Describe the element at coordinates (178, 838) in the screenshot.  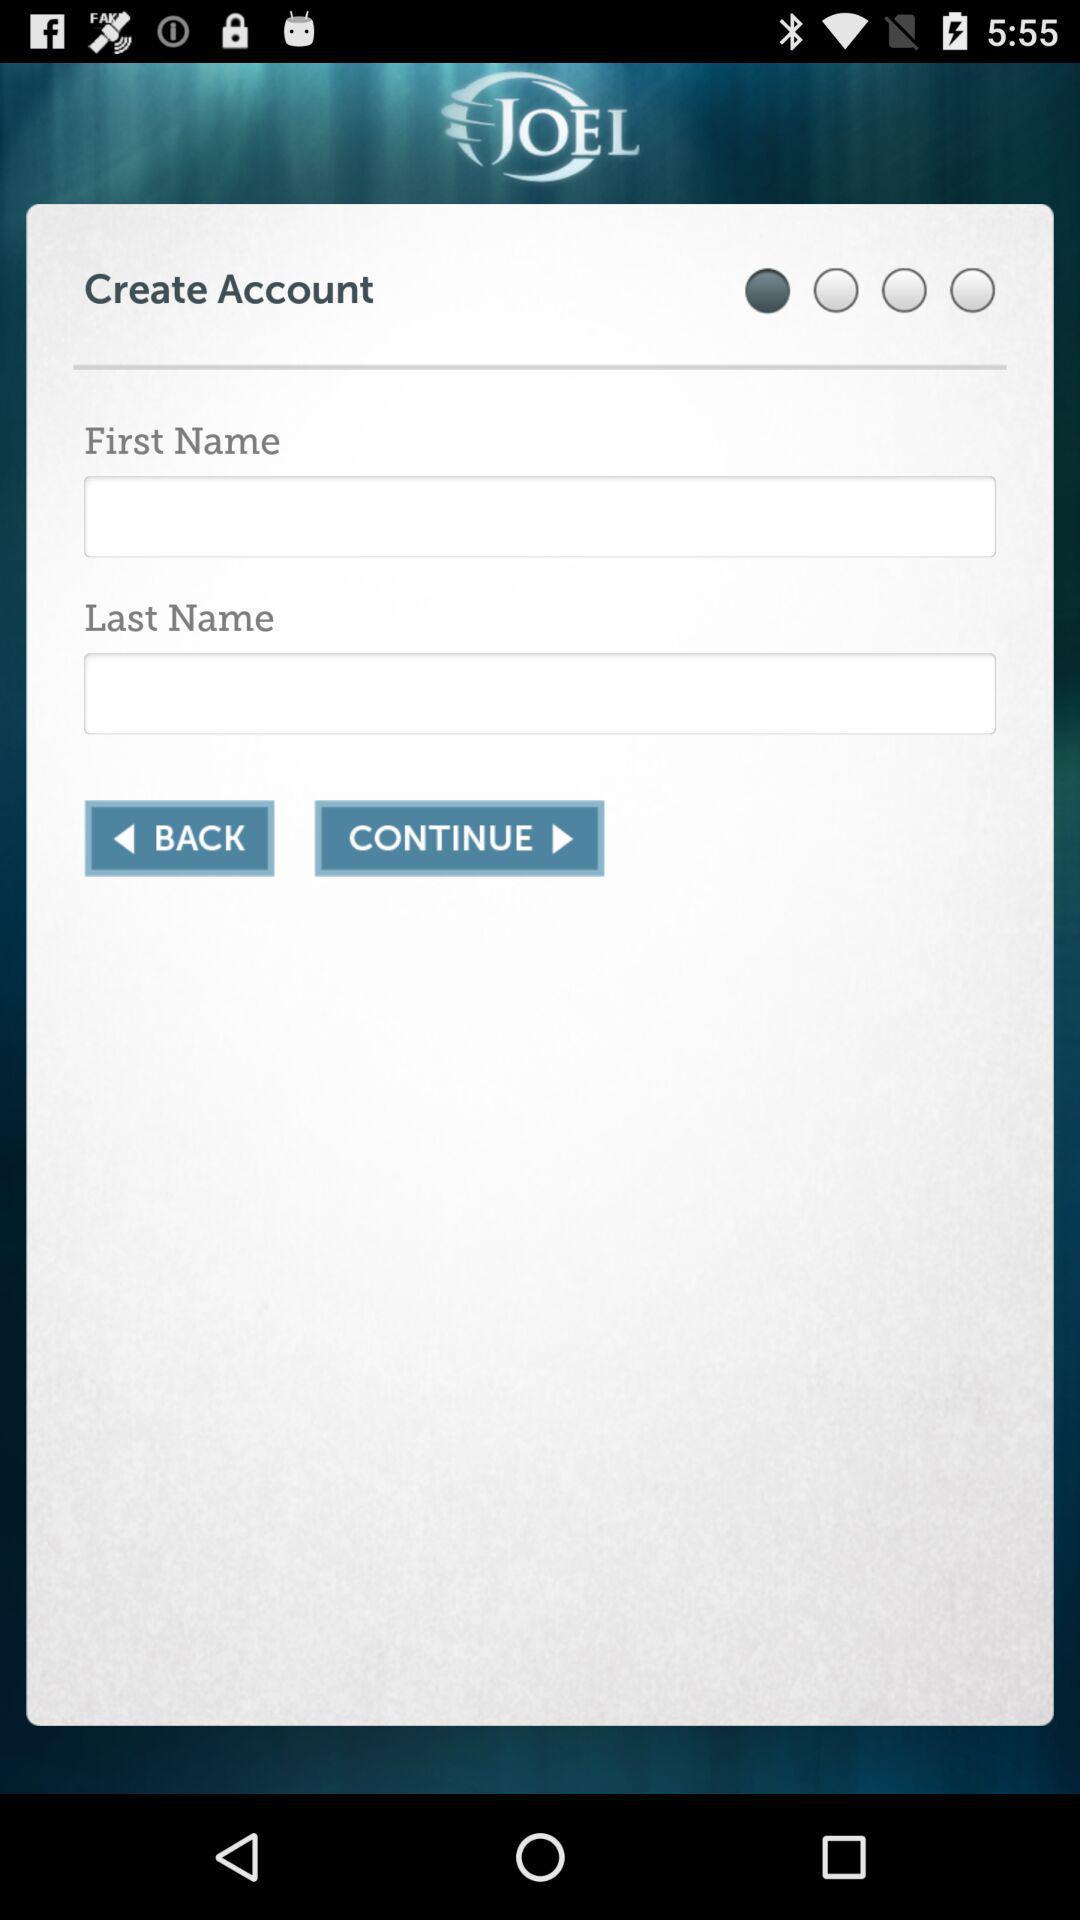
I see `go back` at that location.